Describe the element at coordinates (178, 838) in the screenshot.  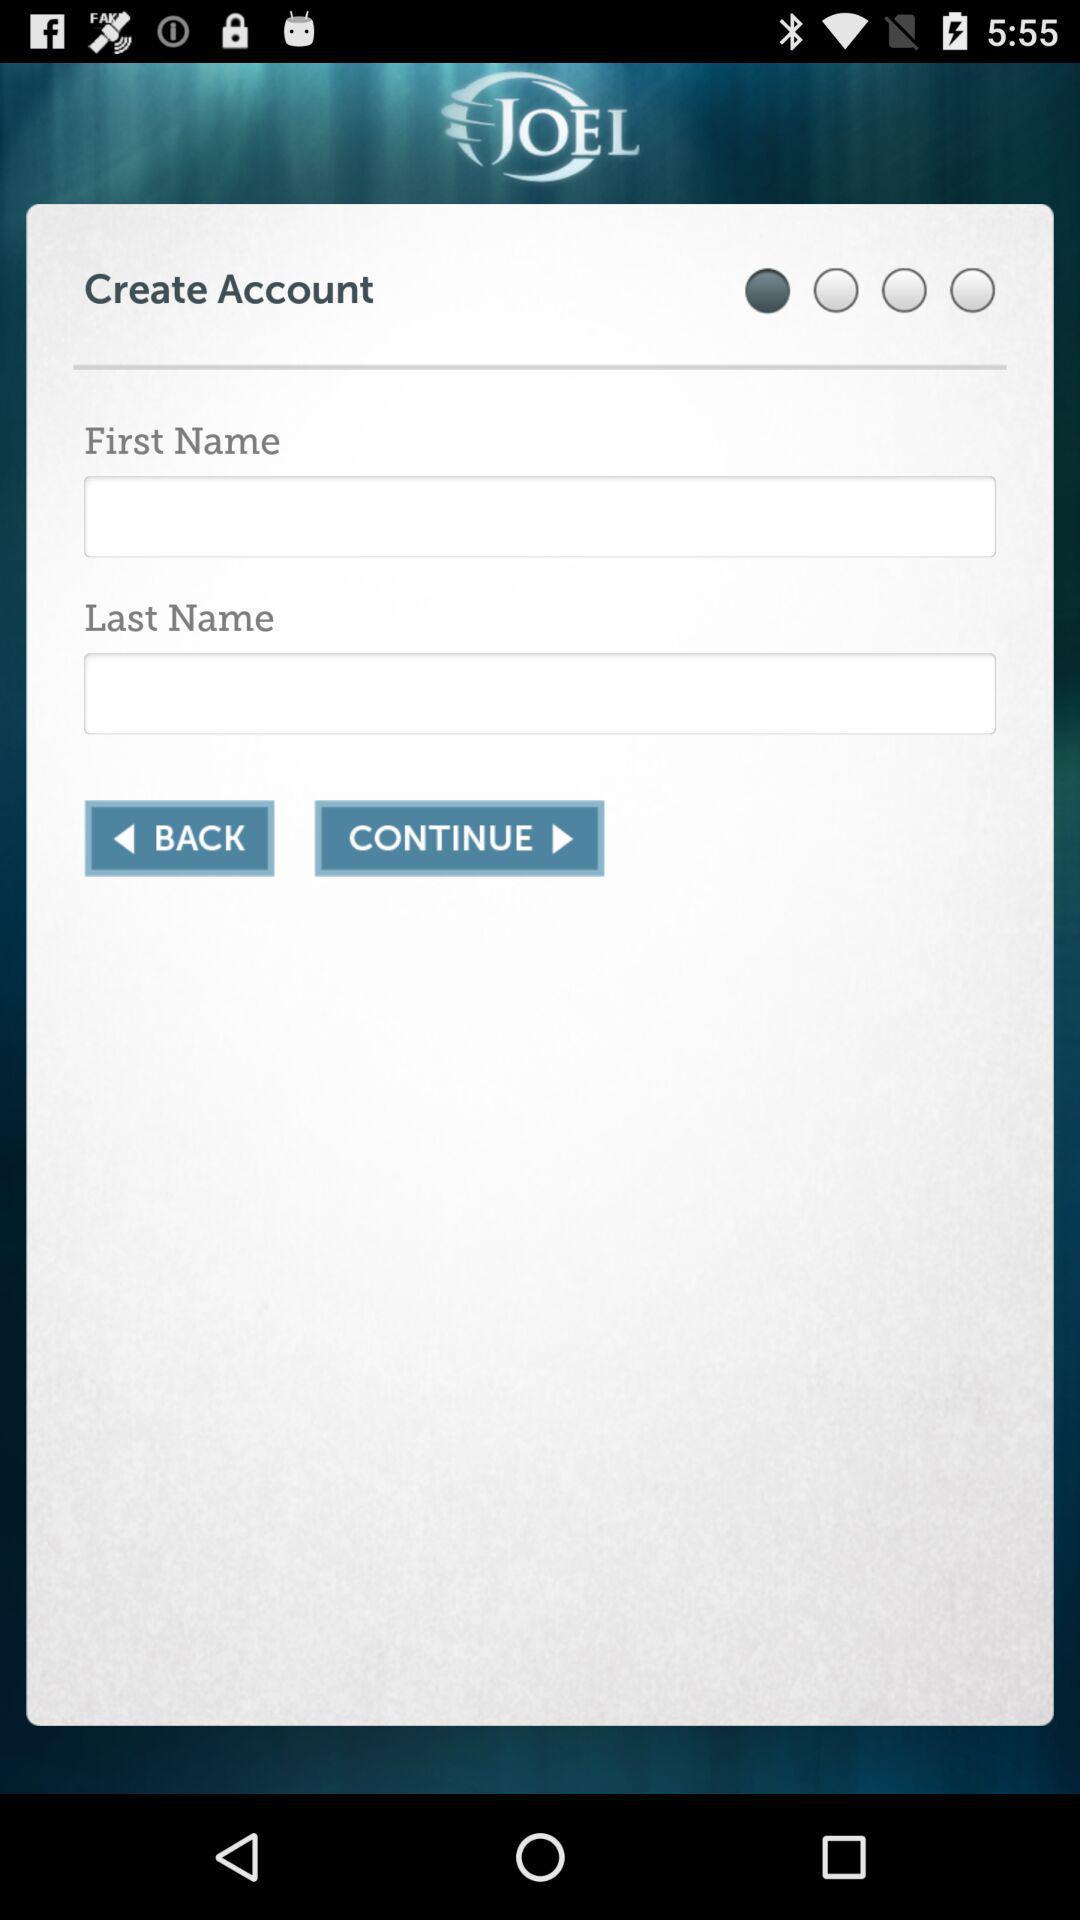
I see `go back` at that location.